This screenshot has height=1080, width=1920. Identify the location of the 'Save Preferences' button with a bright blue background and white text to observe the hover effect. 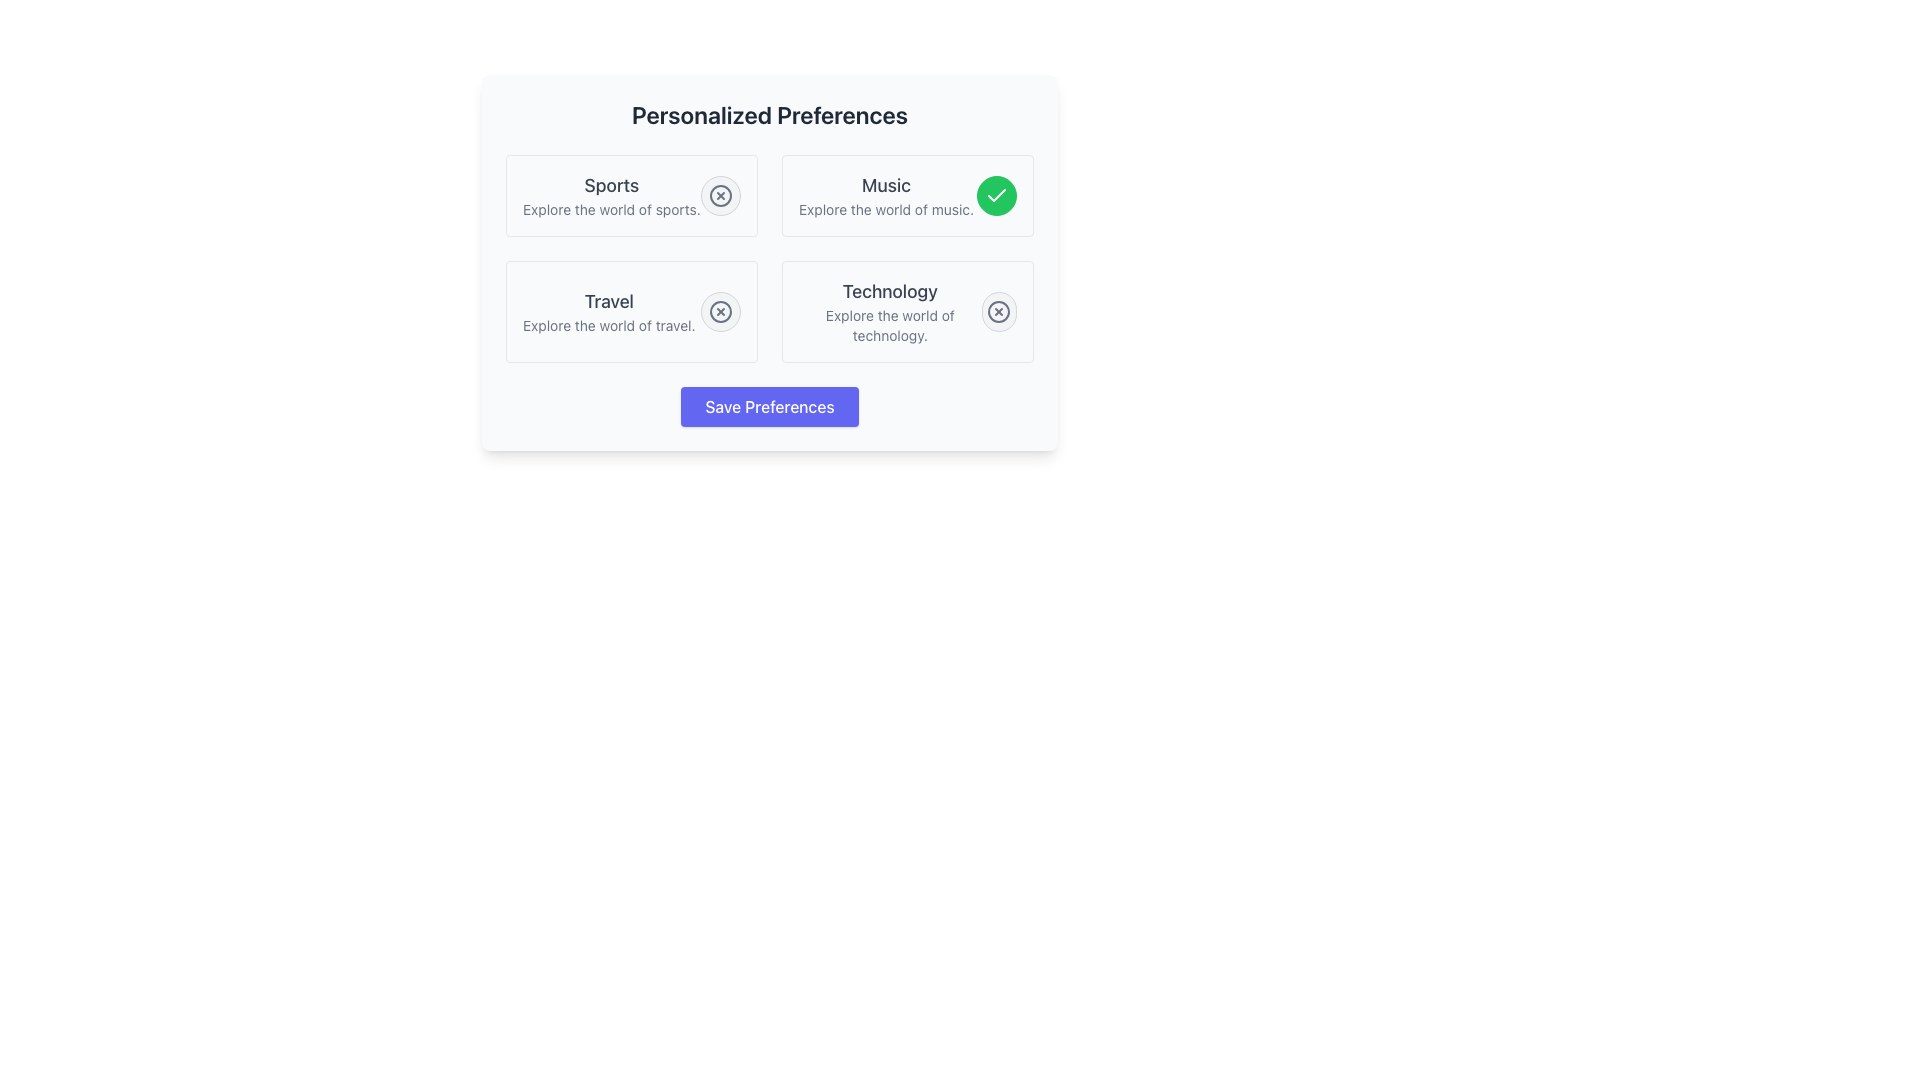
(768, 406).